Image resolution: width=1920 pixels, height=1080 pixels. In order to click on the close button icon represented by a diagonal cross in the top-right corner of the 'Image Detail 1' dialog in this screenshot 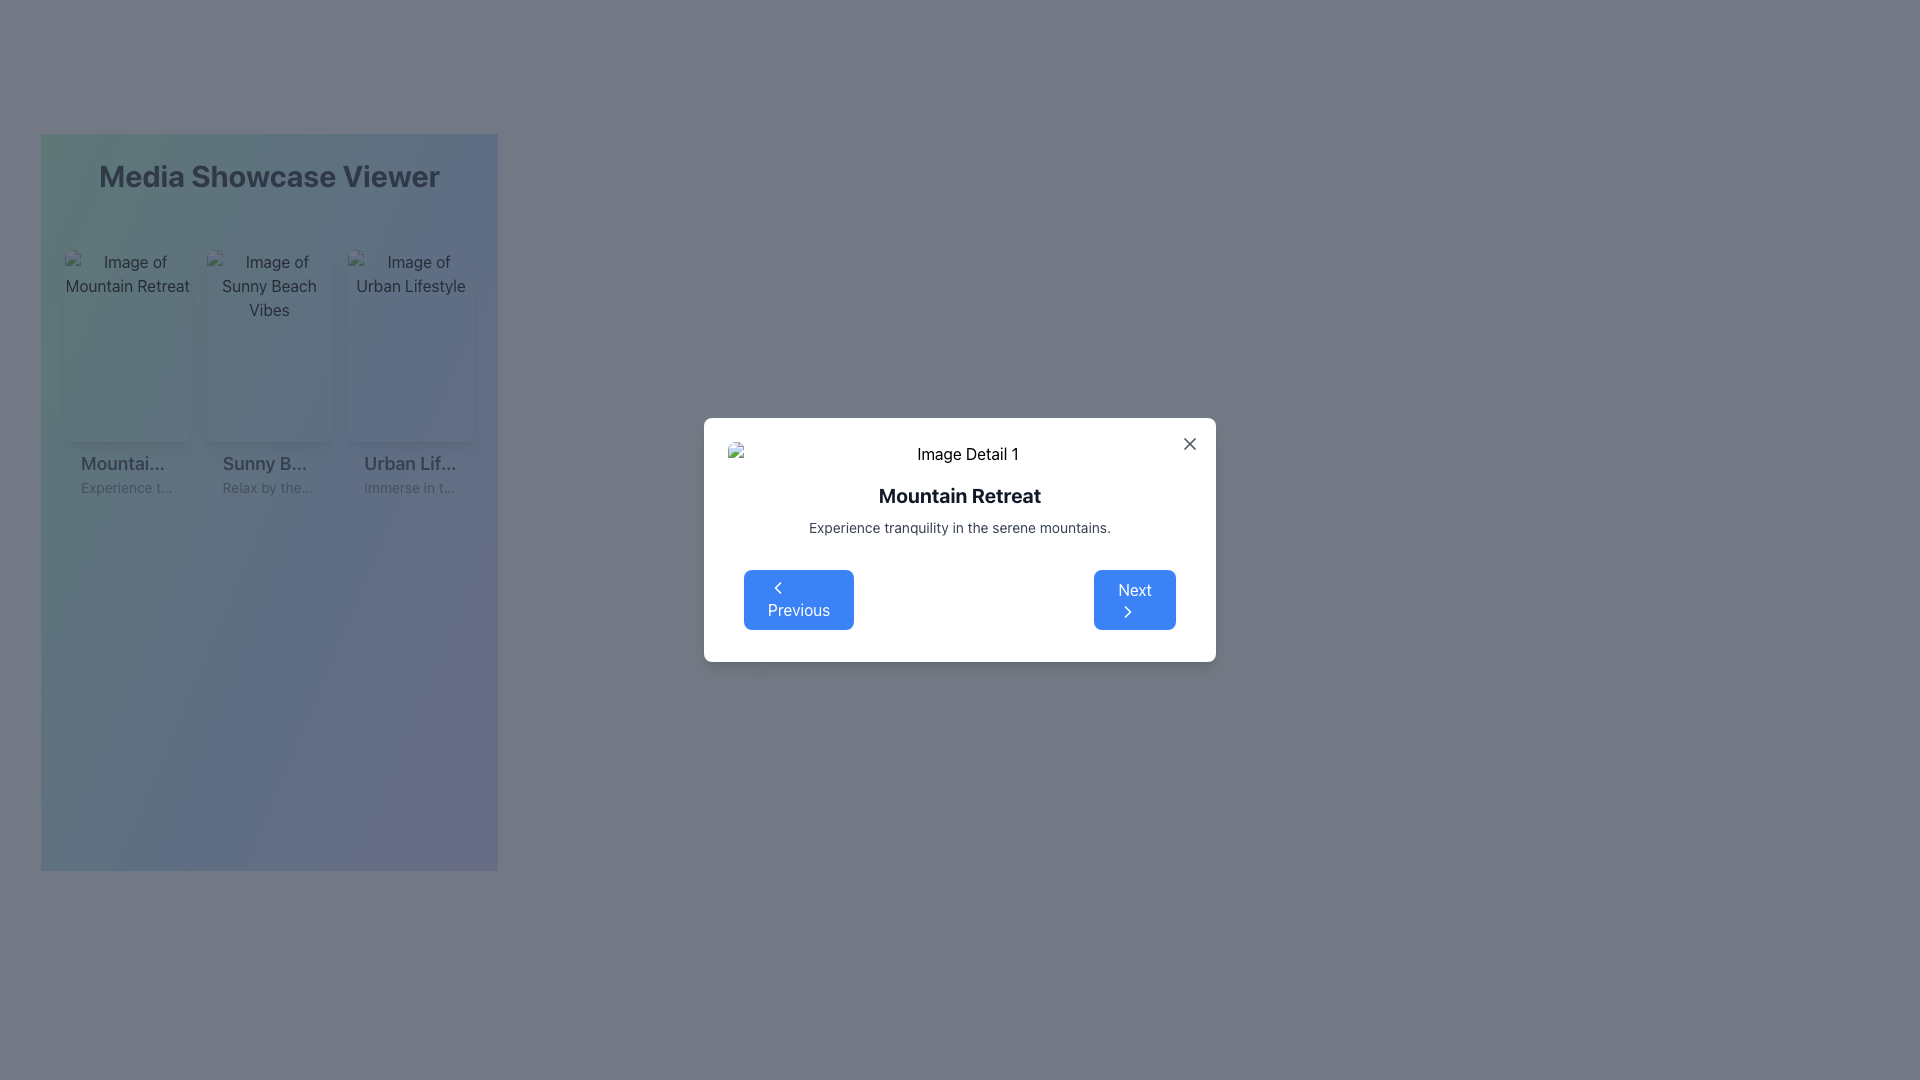, I will do `click(1190, 442)`.